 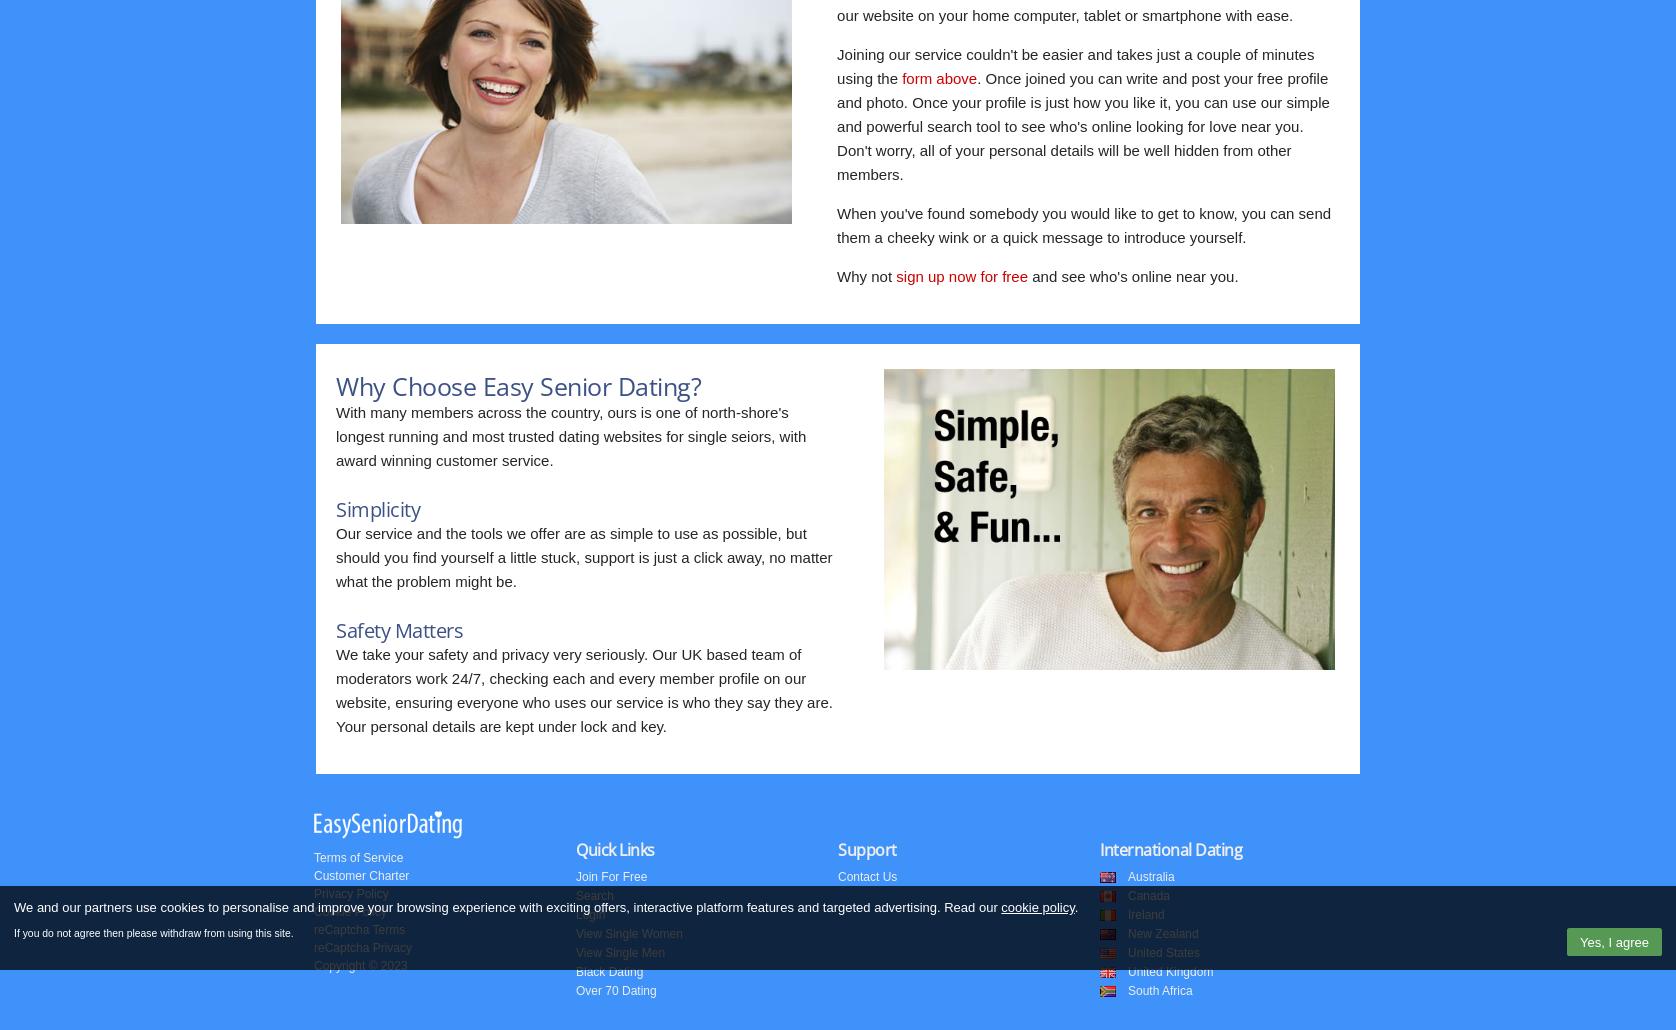 I want to click on 'We take your safety and privacy very seriously. Our UK based team of moderators work 24/7, checking each and every member profile on our website, ensuring everyone who uses our service is who they say they are. Your personal details are kept under lock and key.', so click(x=583, y=690).